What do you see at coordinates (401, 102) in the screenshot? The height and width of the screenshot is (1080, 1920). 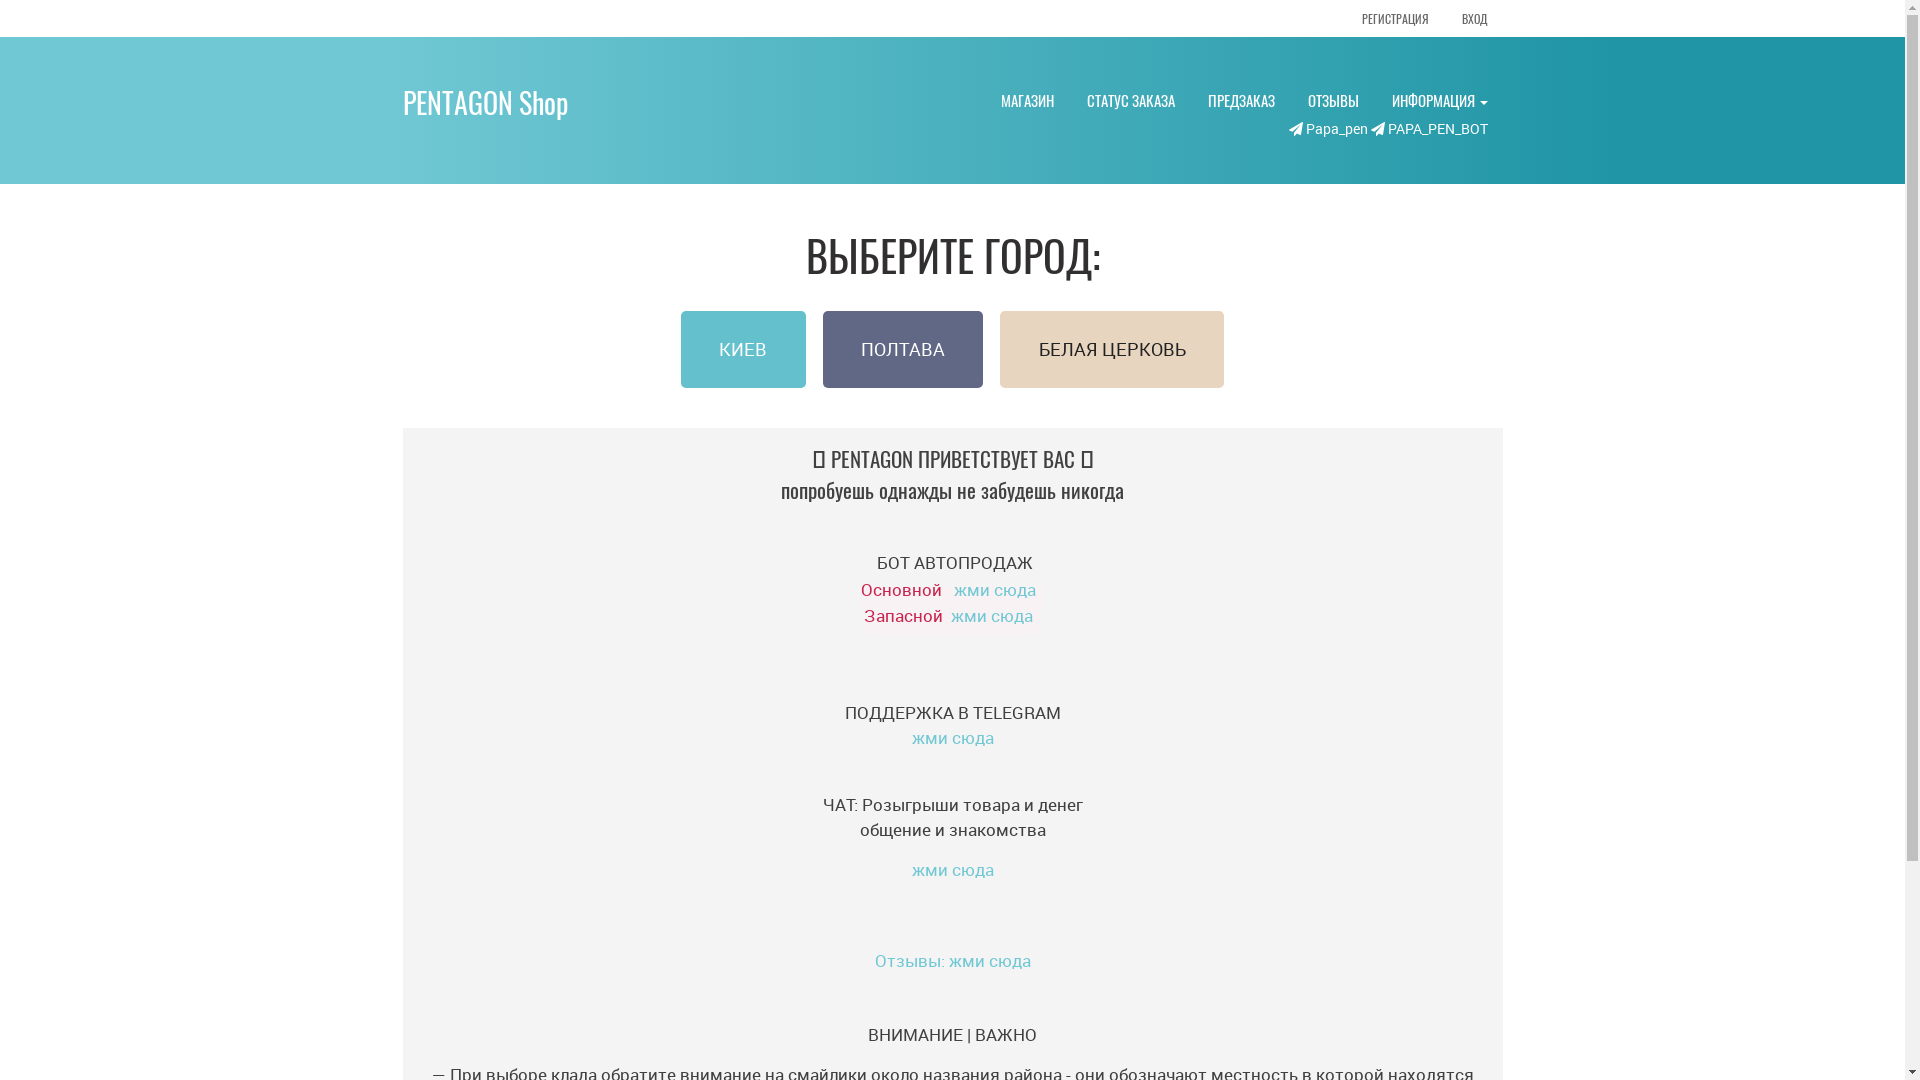 I see `'PENTAGON Shop'` at bounding box center [401, 102].